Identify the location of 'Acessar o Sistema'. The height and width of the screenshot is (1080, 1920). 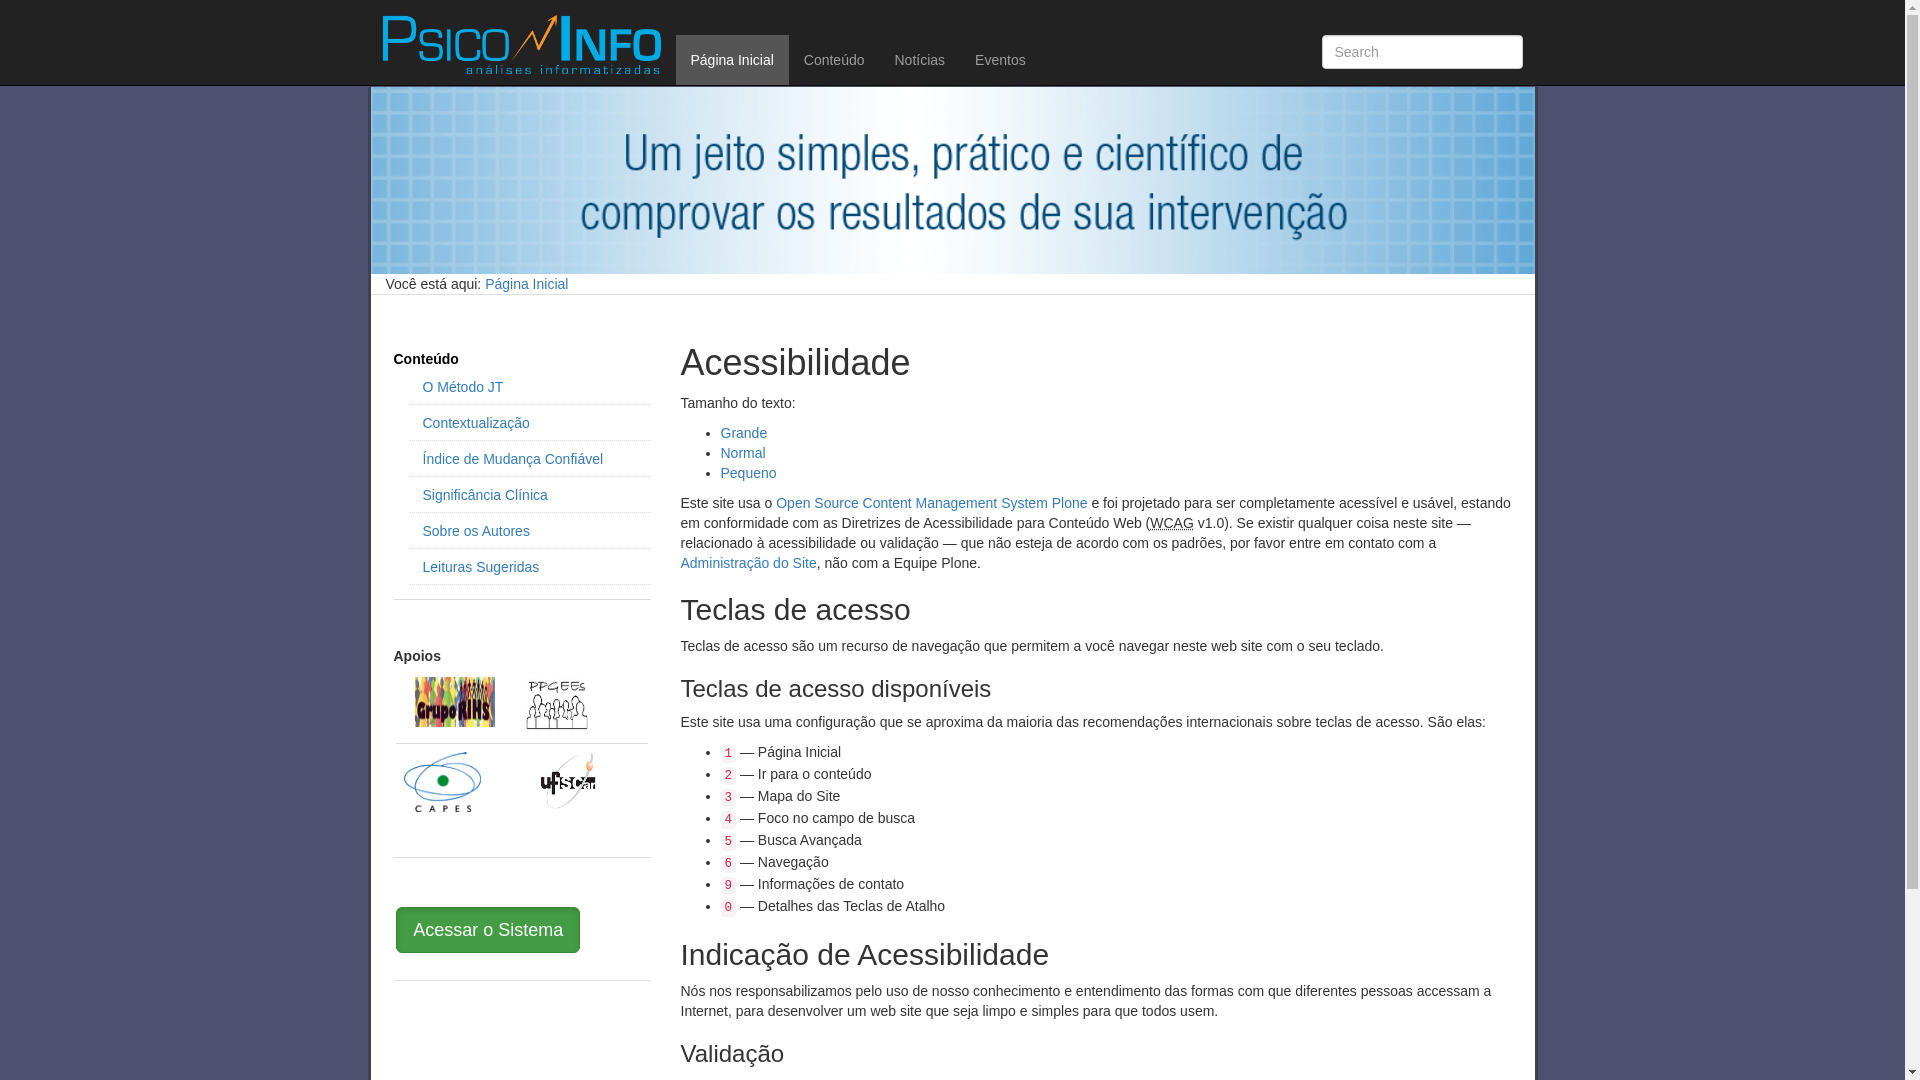
(395, 929).